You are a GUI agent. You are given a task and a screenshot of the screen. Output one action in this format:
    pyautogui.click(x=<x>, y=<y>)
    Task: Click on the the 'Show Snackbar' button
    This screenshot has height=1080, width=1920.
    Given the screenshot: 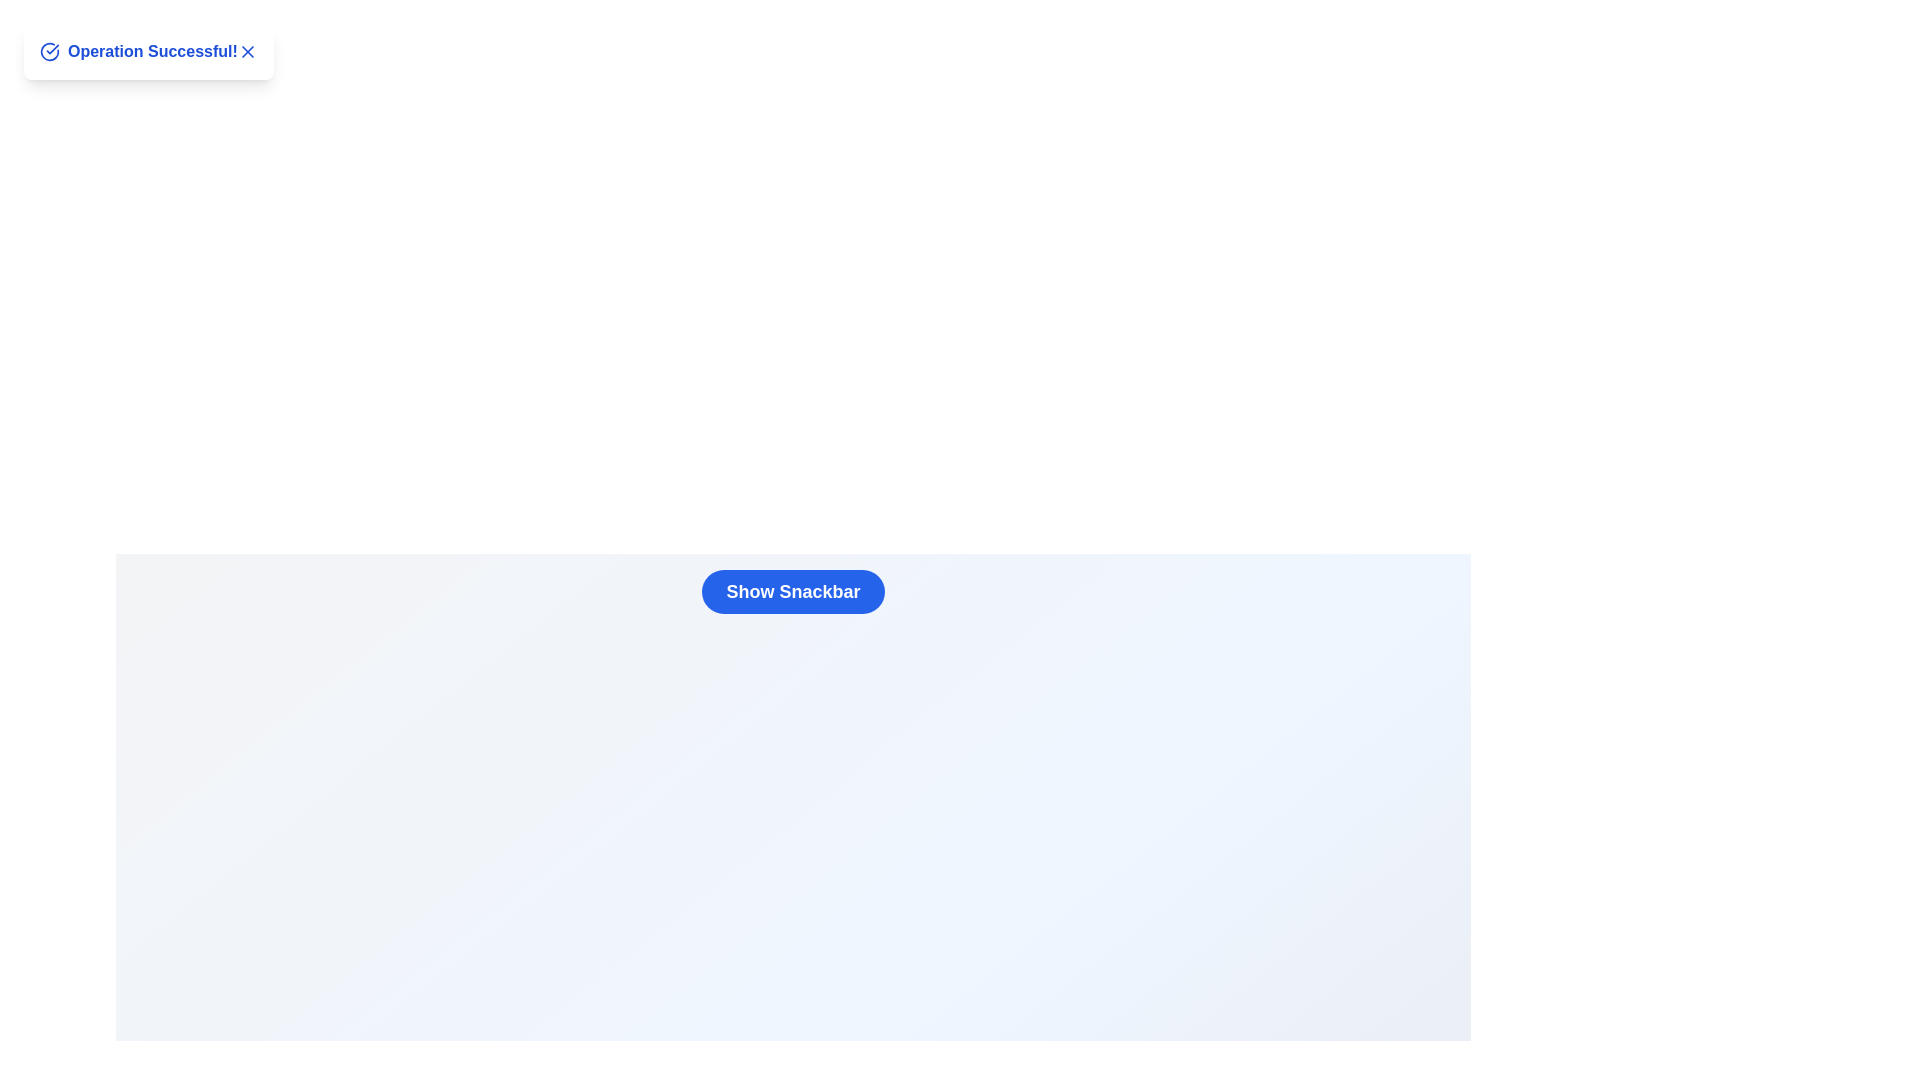 What is the action you would take?
    pyautogui.click(x=792, y=590)
    